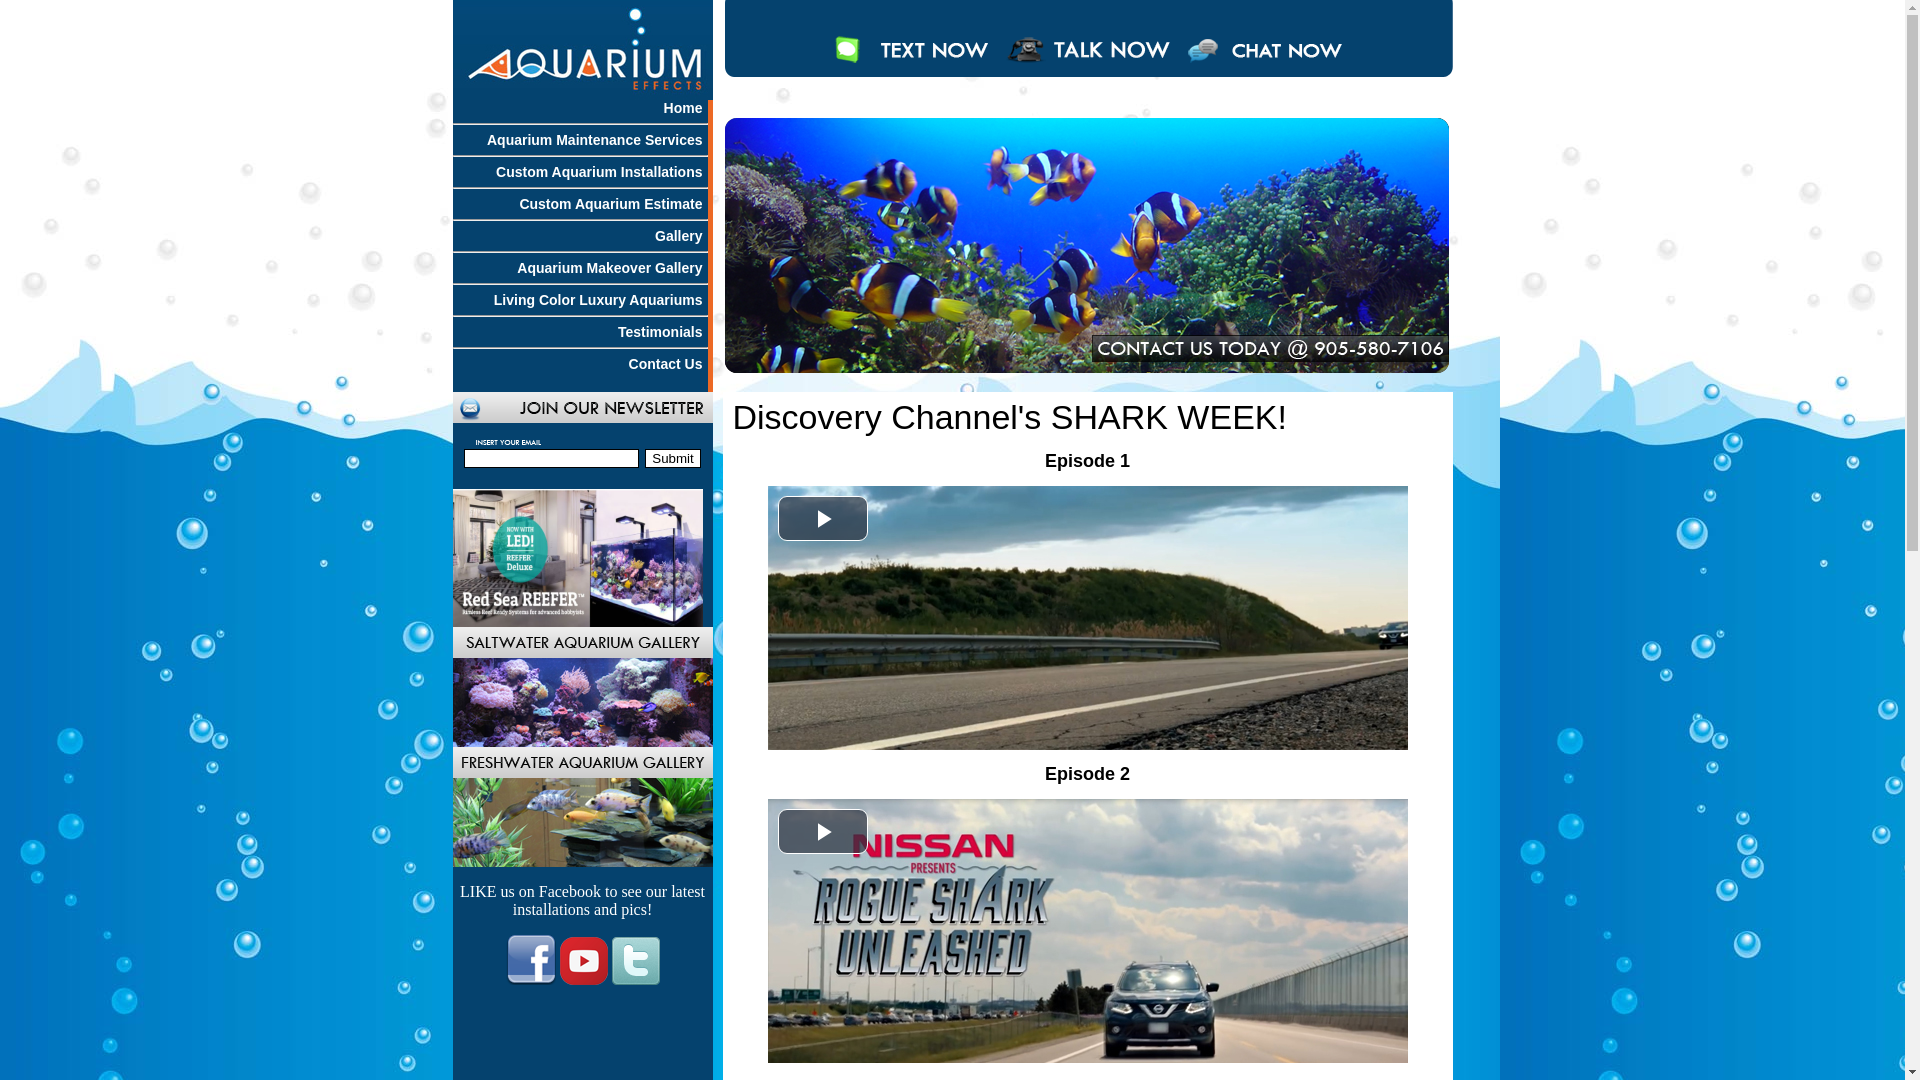 This screenshot has width=1920, height=1080. What do you see at coordinates (596, 138) in the screenshot?
I see `'Aquarium Maintenance Services'` at bounding box center [596, 138].